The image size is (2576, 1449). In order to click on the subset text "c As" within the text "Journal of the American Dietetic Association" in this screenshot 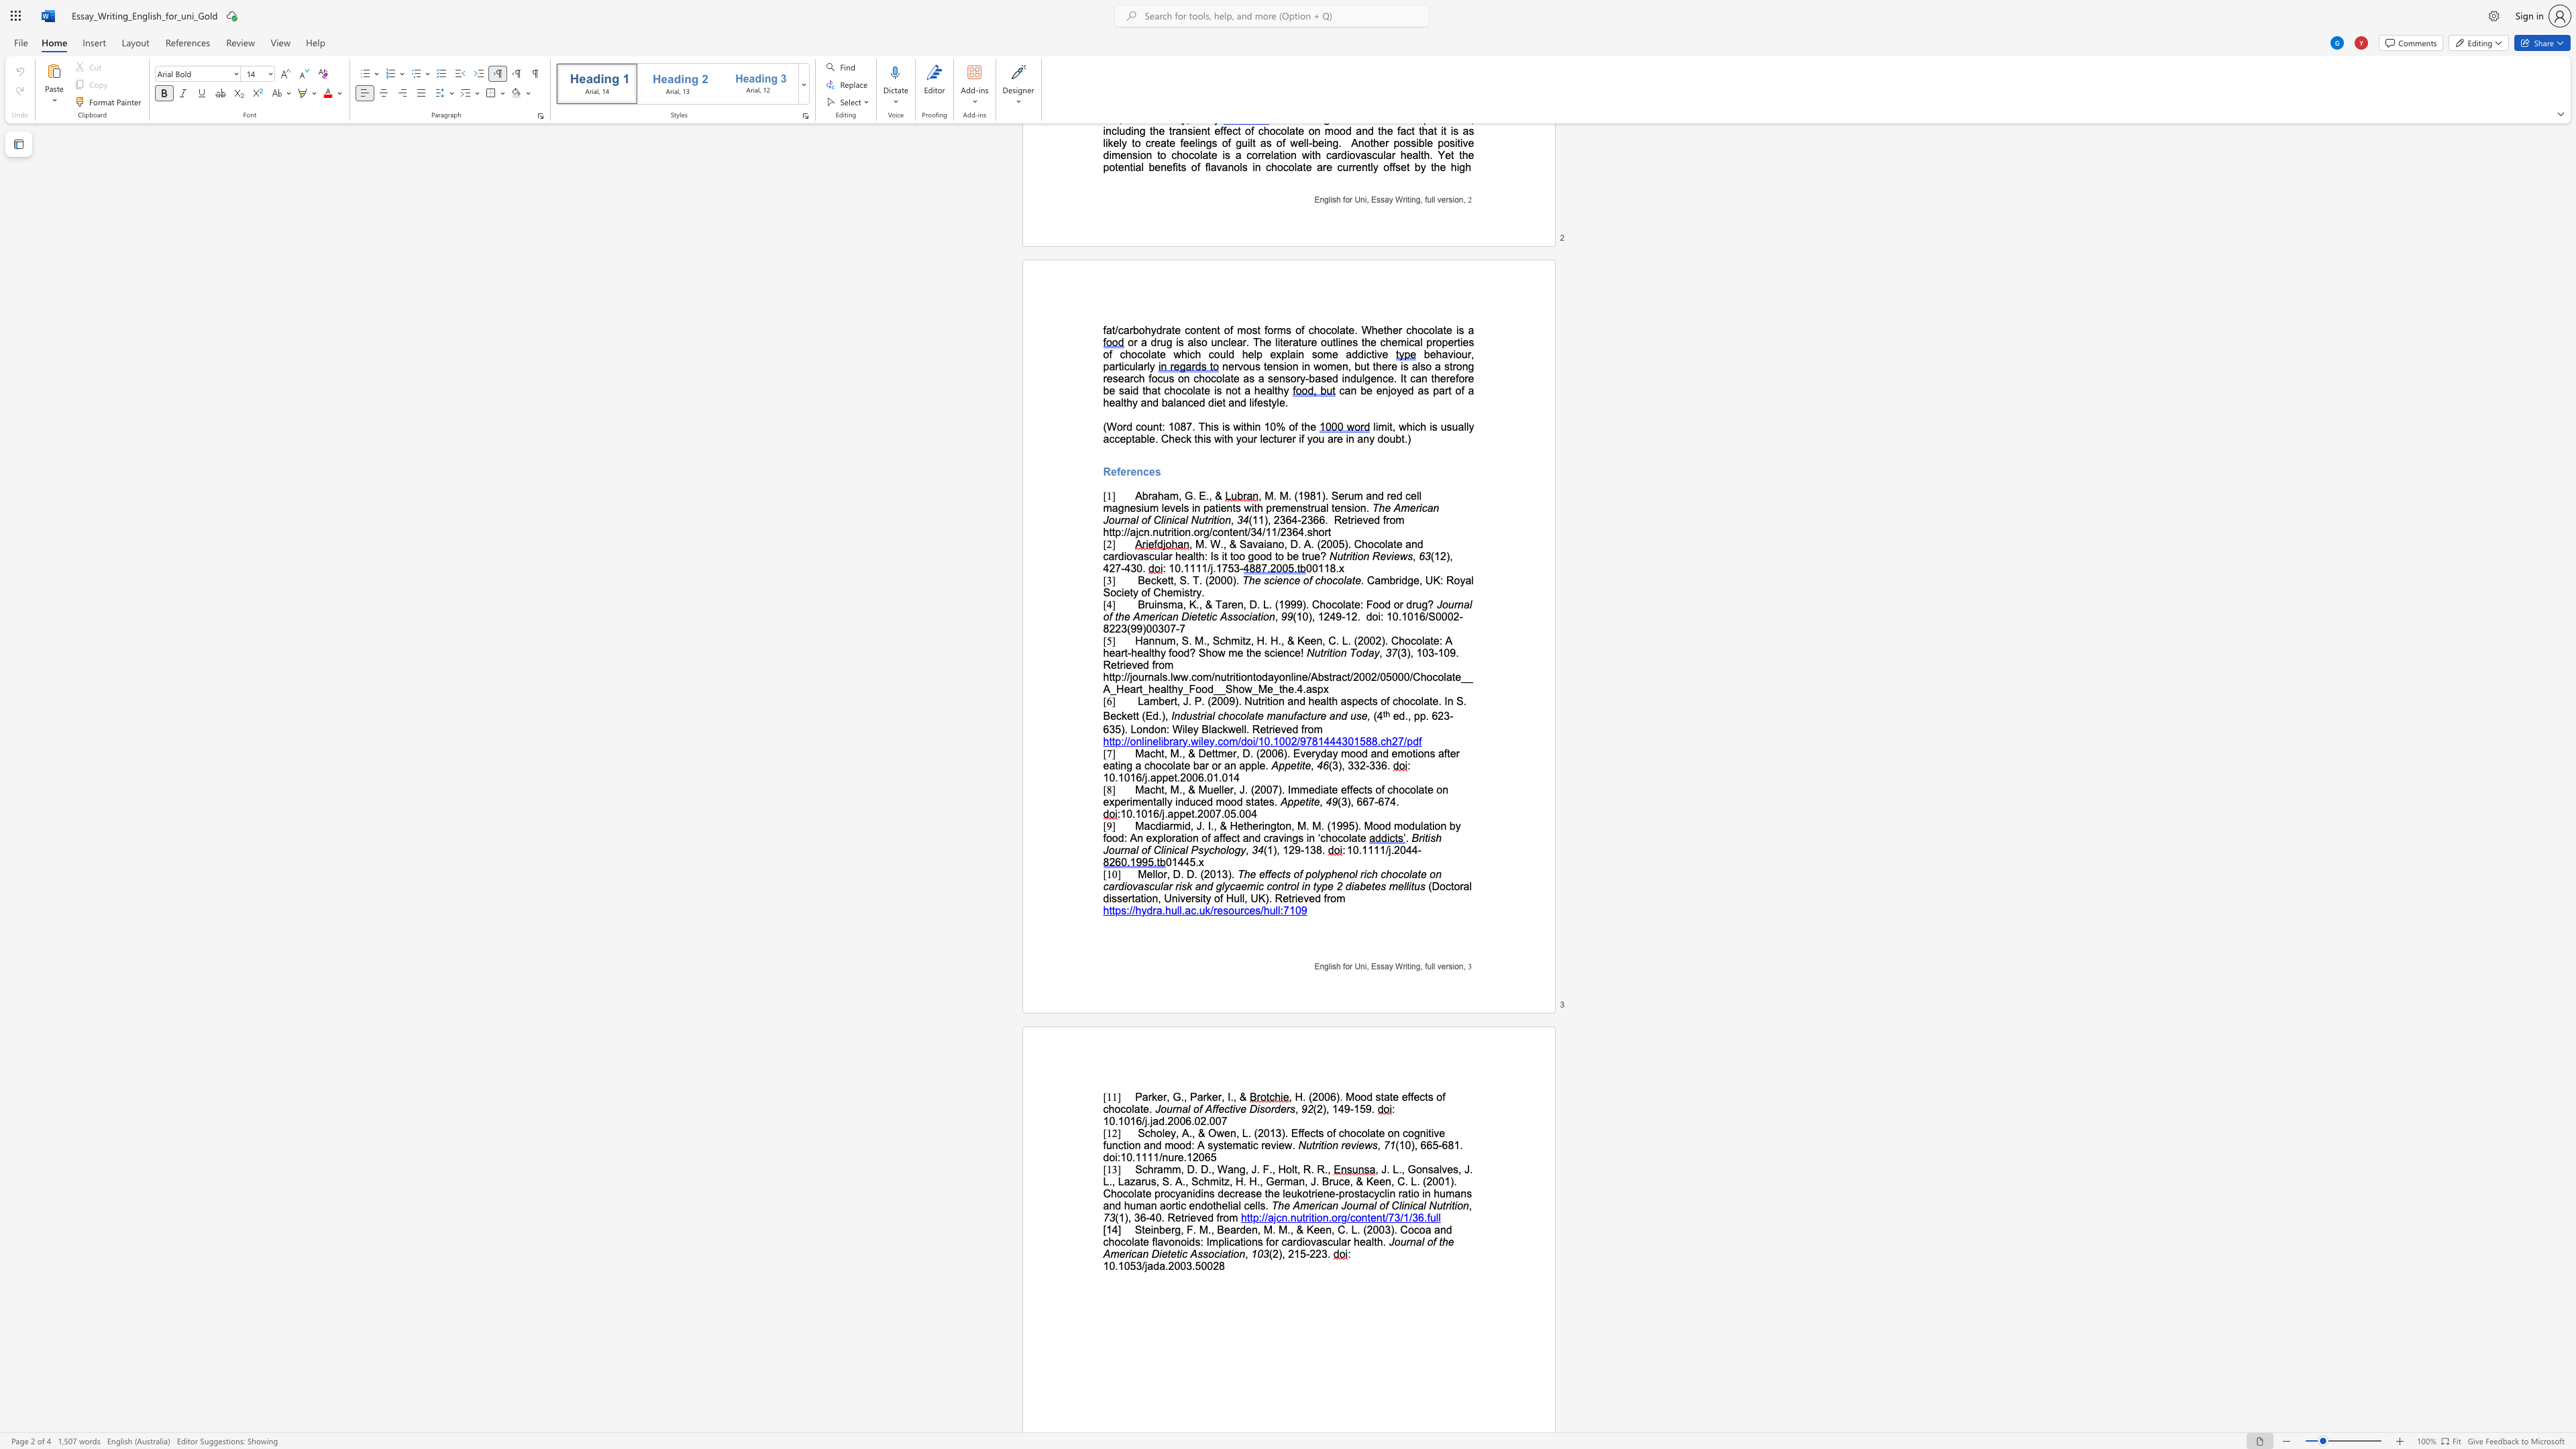, I will do `click(1181, 1253)`.